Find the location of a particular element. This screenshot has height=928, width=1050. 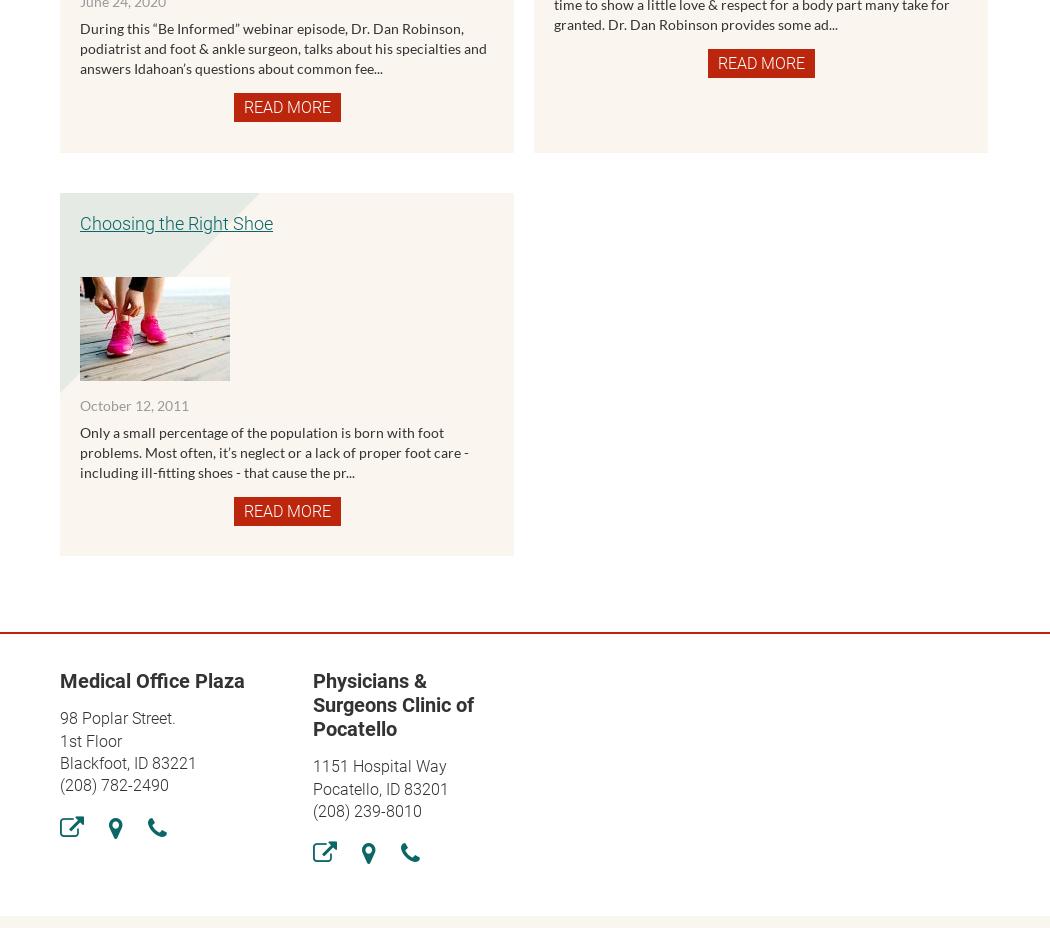

'Physicians & Surgeons Clinic of Pocatello' is located at coordinates (392, 704).